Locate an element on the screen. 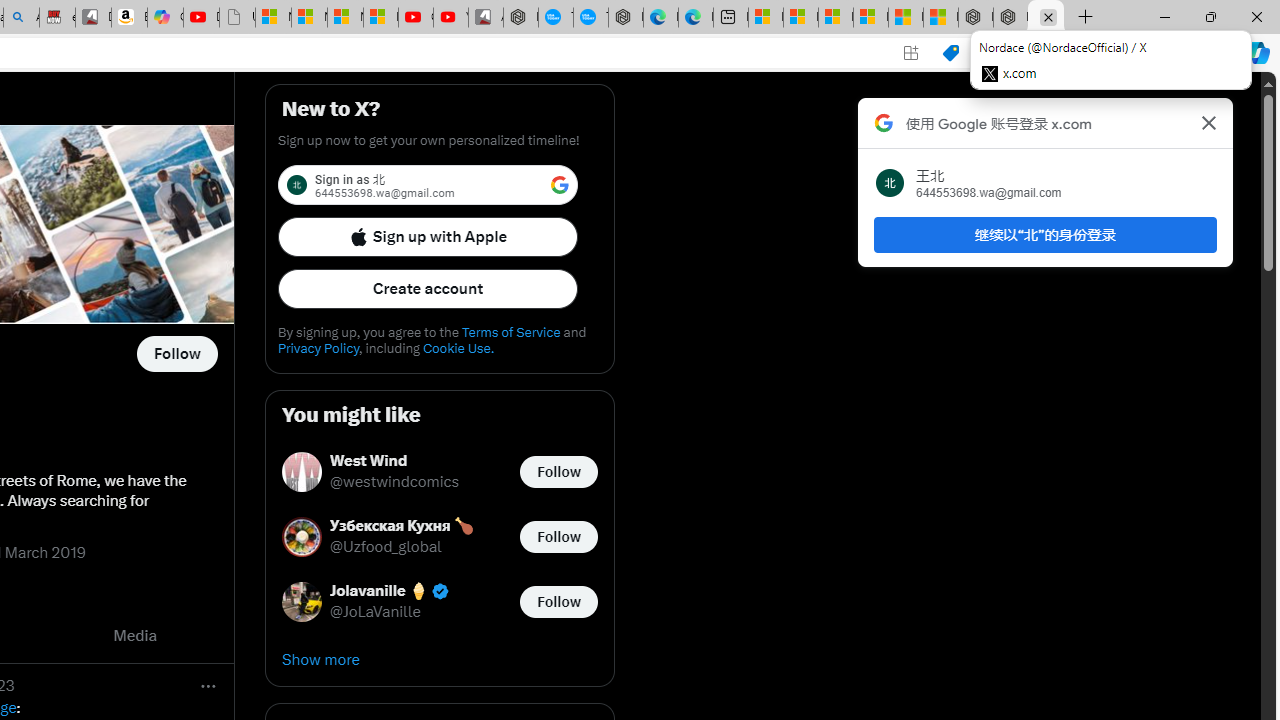 Image resolution: width=1280 pixels, height=720 pixels. 'Sign up with Apple' is located at coordinates (427, 235).